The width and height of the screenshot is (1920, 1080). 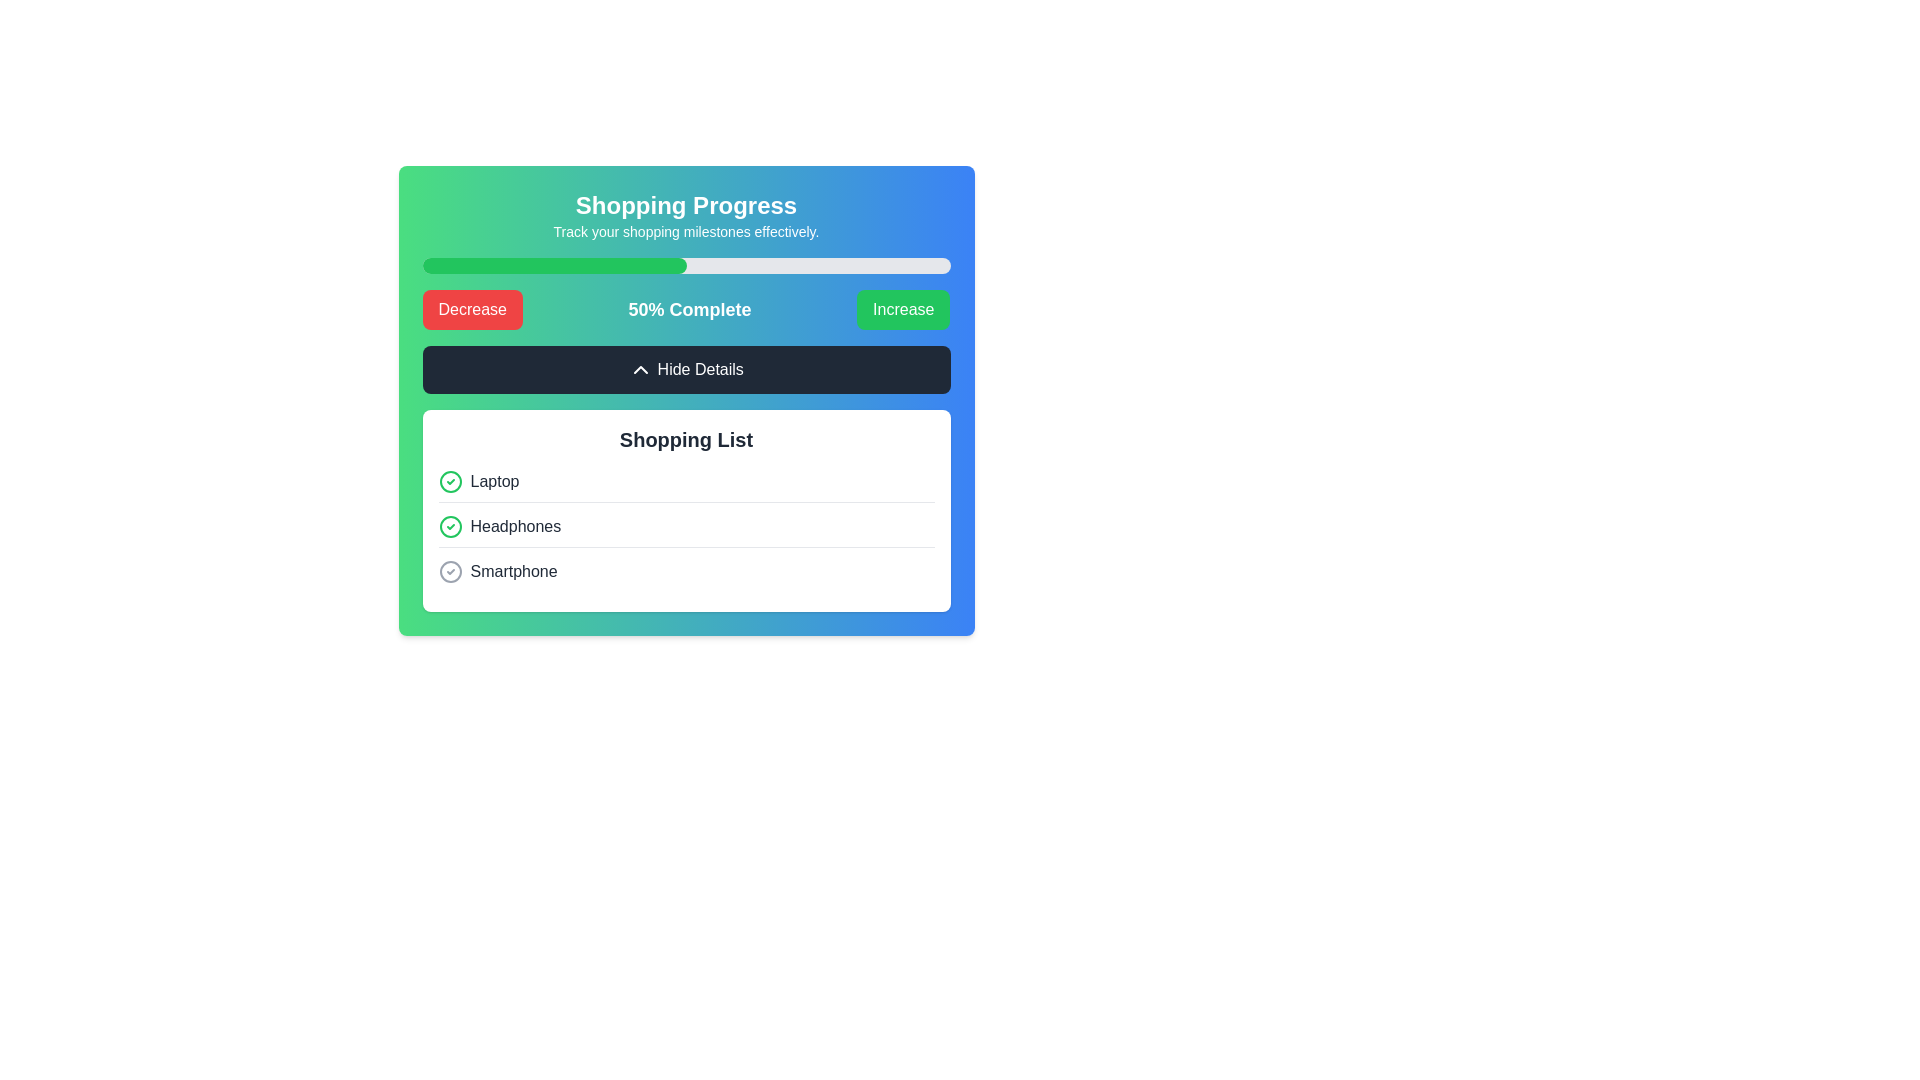 I want to click on the status indicator icon for the 'Headphones' entry, which signifies completion or selection status, located at the top-left corner of the entry, so click(x=449, y=526).